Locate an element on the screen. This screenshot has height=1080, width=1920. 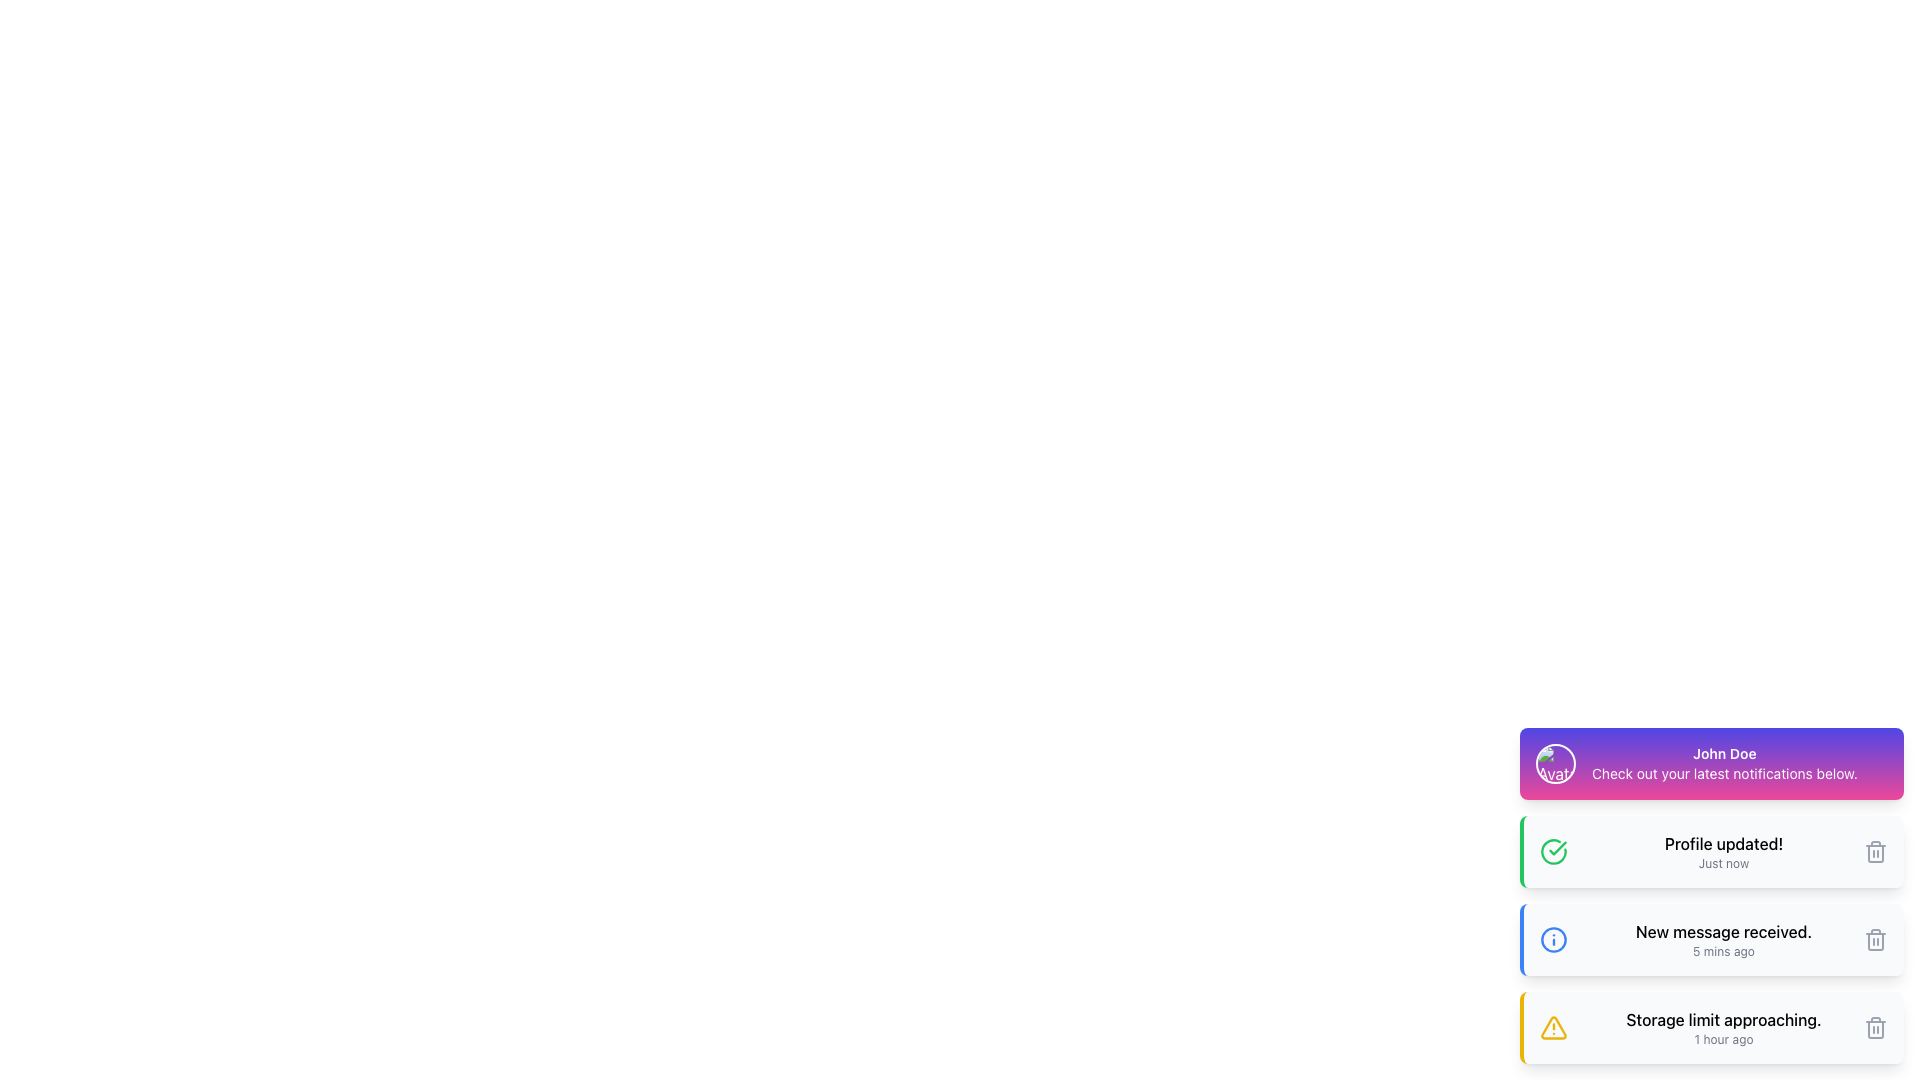
text content of the notification label that says 'Storage limit approaching.' located in the bottom-most notification card just above the timestamp '1 hour ago' is located at coordinates (1722, 1019).